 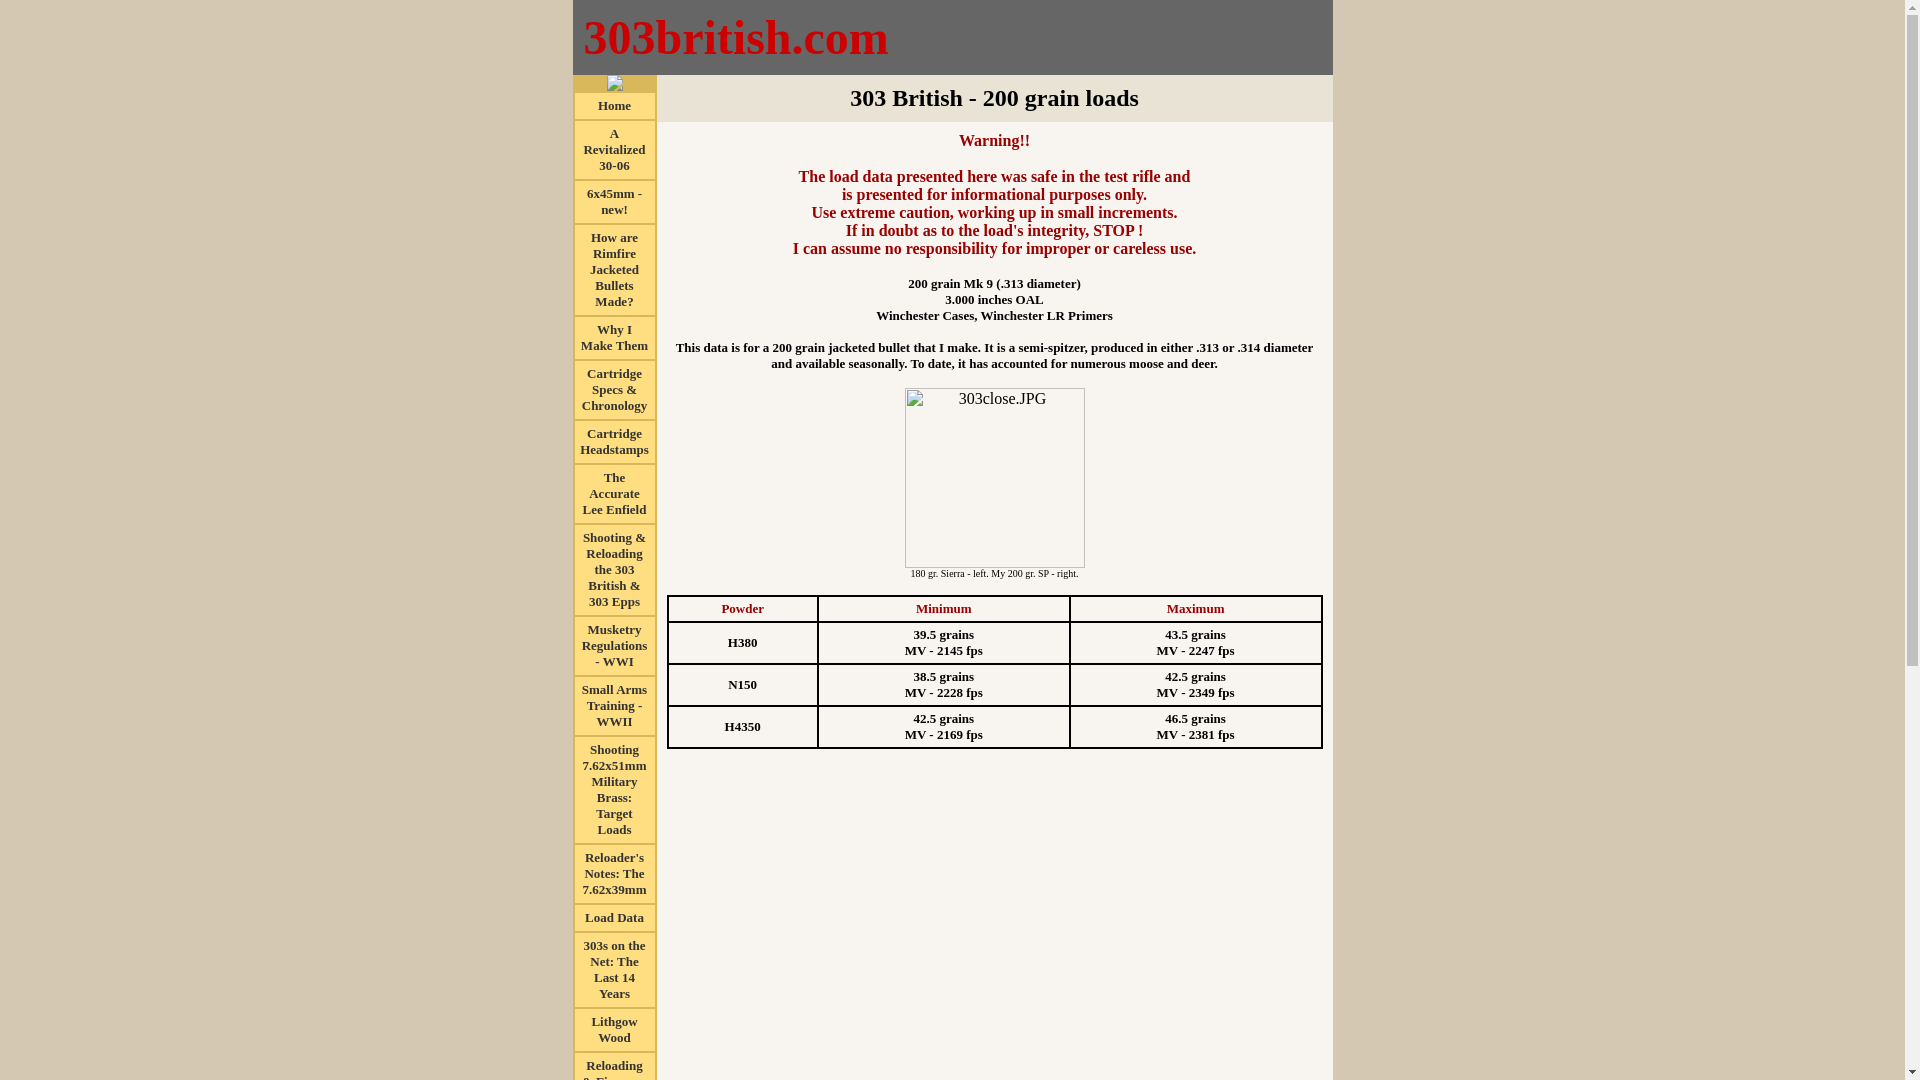 What do you see at coordinates (613, 147) in the screenshot?
I see `'A Revitalized 30-06'` at bounding box center [613, 147].